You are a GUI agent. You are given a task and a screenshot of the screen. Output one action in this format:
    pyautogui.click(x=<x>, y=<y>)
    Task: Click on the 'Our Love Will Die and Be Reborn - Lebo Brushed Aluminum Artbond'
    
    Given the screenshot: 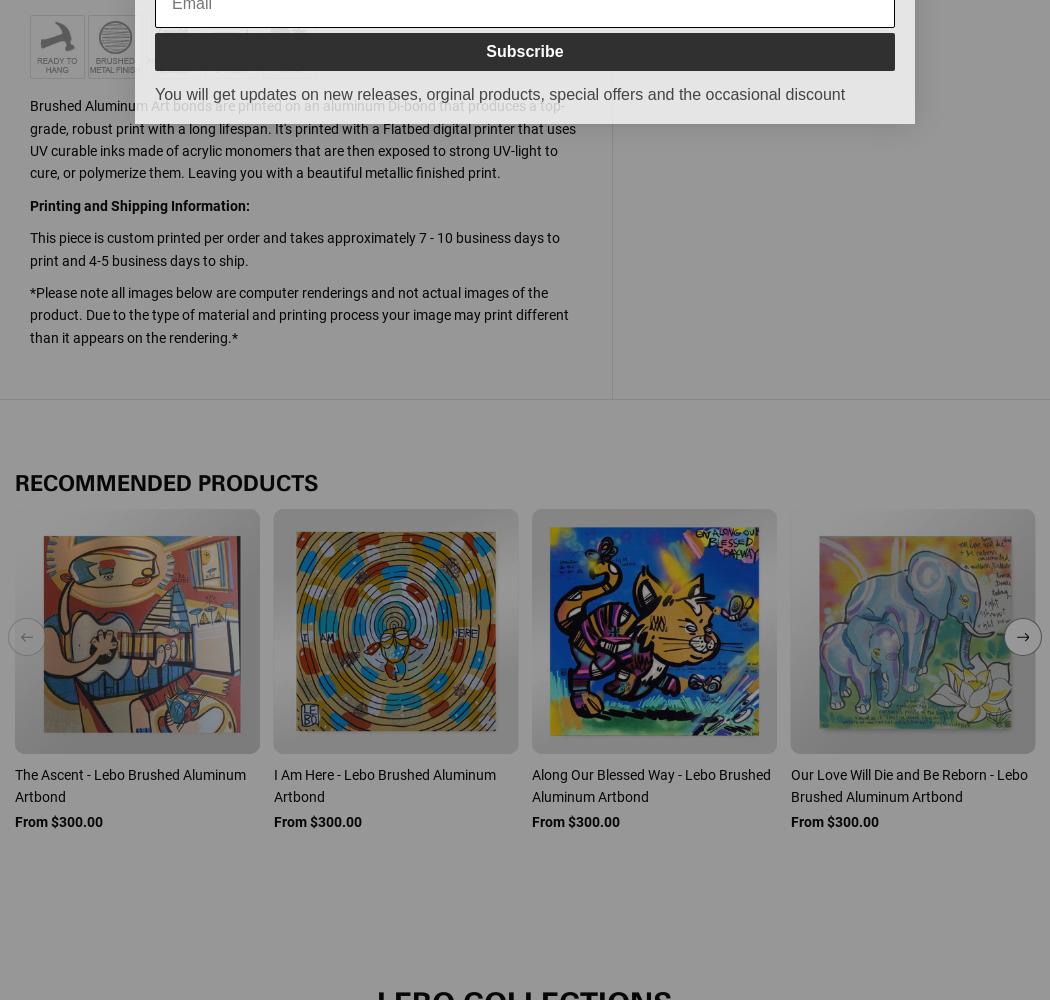 What is the action you would take?
    pyautogui.click(x=789, y=785)
    